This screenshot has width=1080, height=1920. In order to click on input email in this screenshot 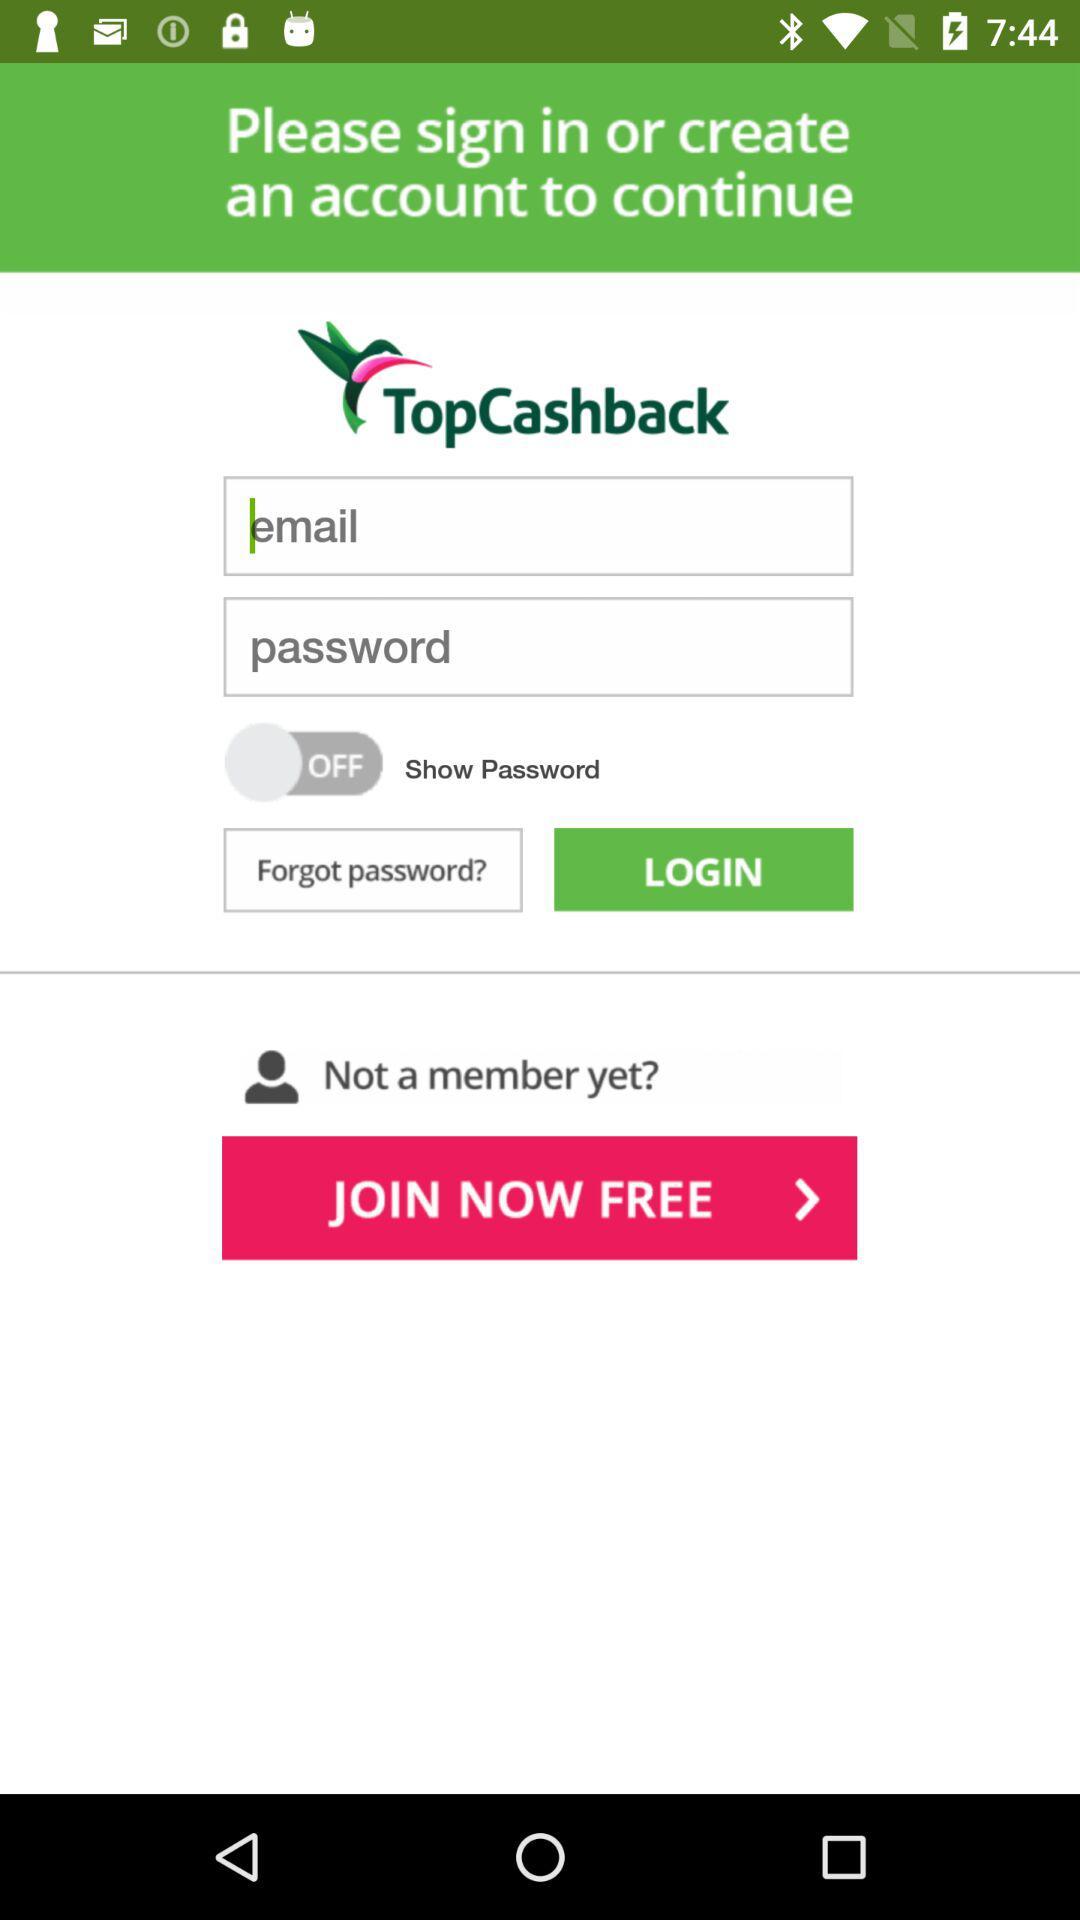, I will do `click(537, 526)`.